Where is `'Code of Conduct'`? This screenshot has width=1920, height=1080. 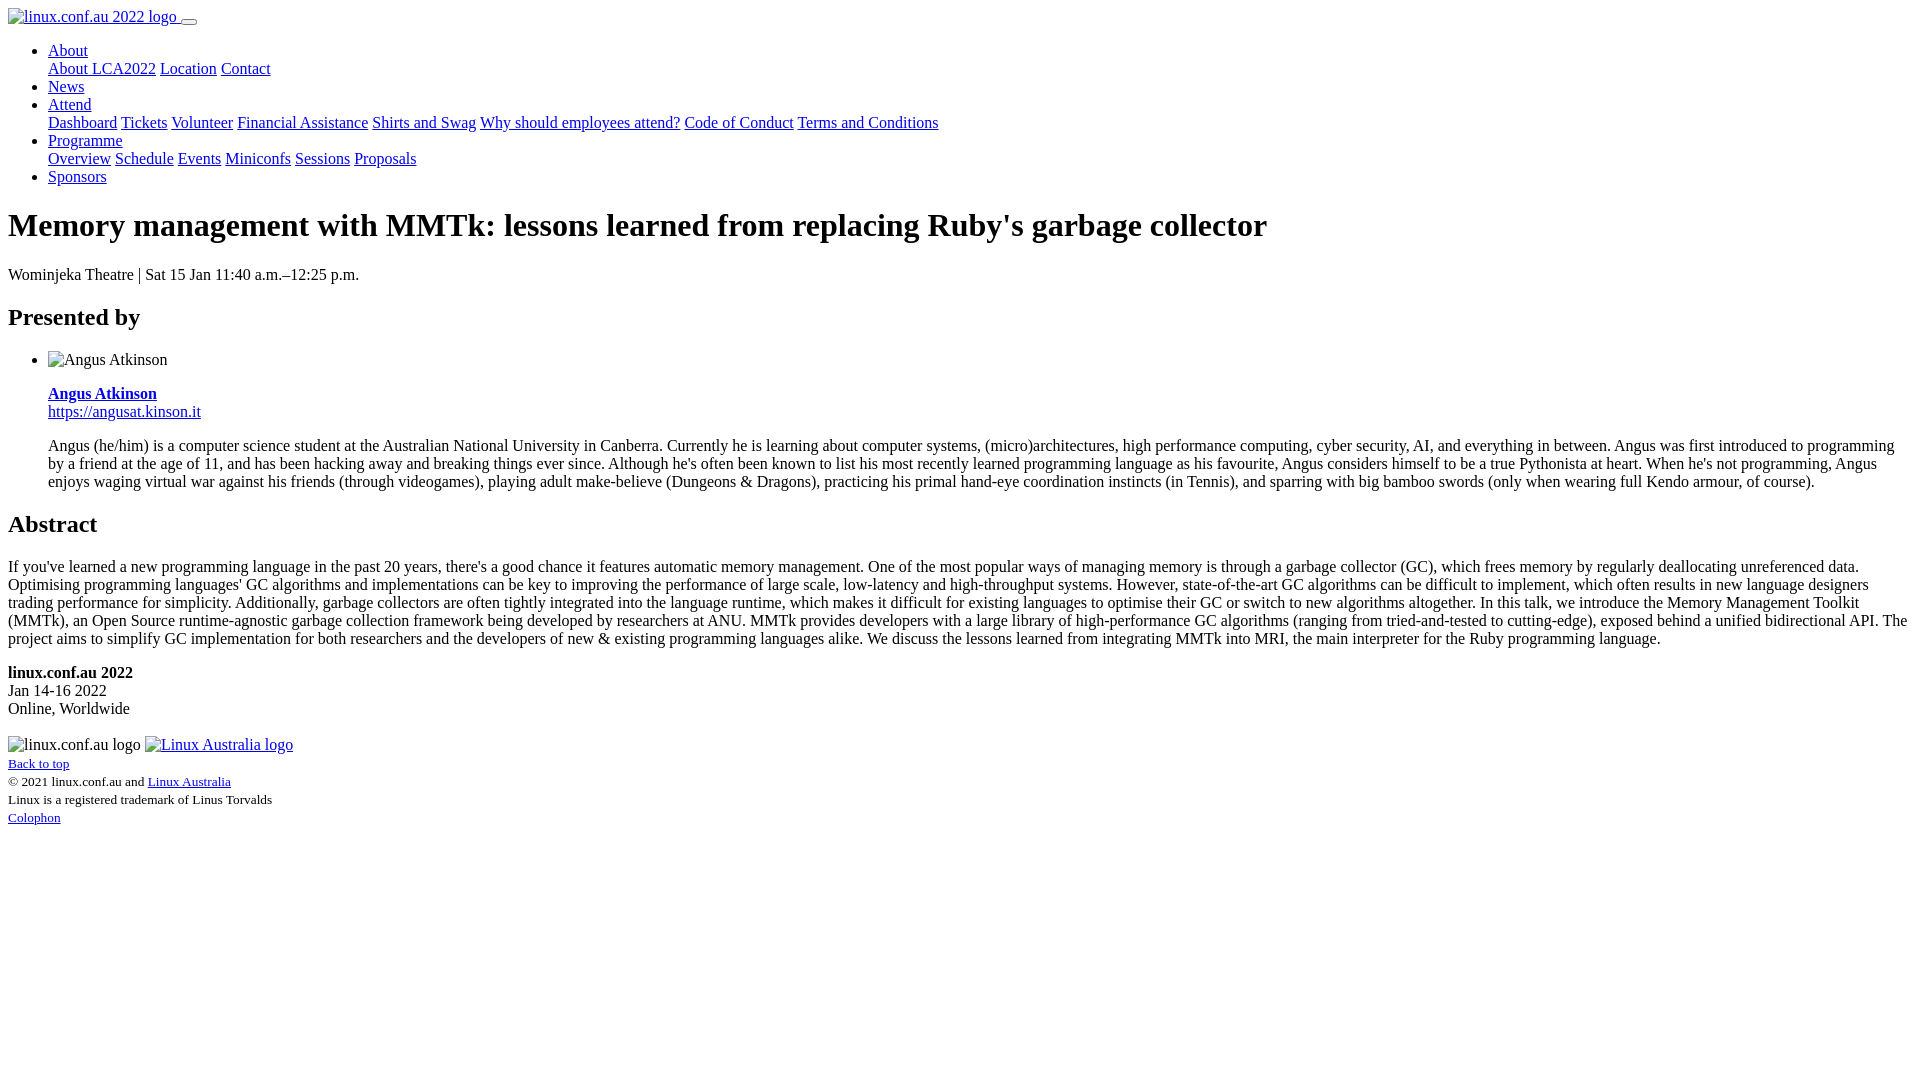
'Code of Conduct' is located at coordinates (737, 122).